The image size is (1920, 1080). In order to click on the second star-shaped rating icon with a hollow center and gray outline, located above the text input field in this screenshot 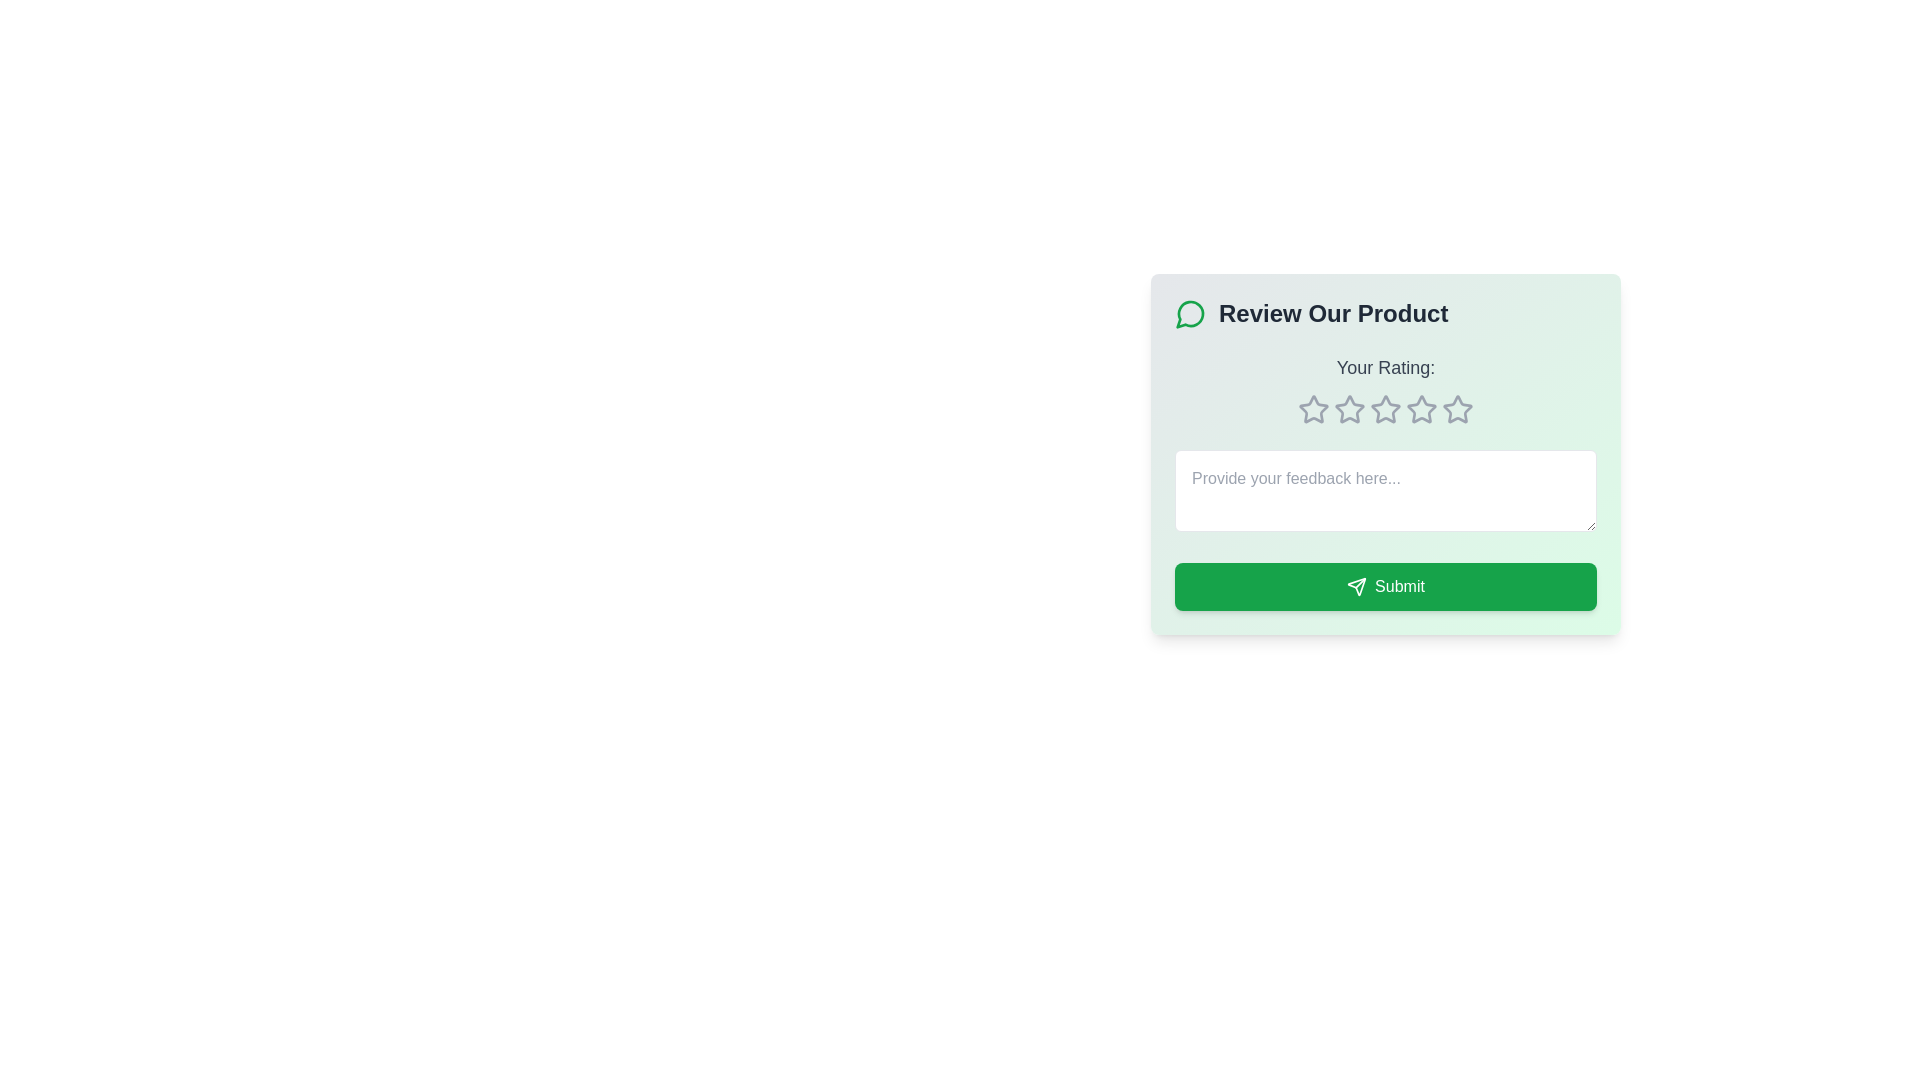, I will do `click(1349, 408)`.